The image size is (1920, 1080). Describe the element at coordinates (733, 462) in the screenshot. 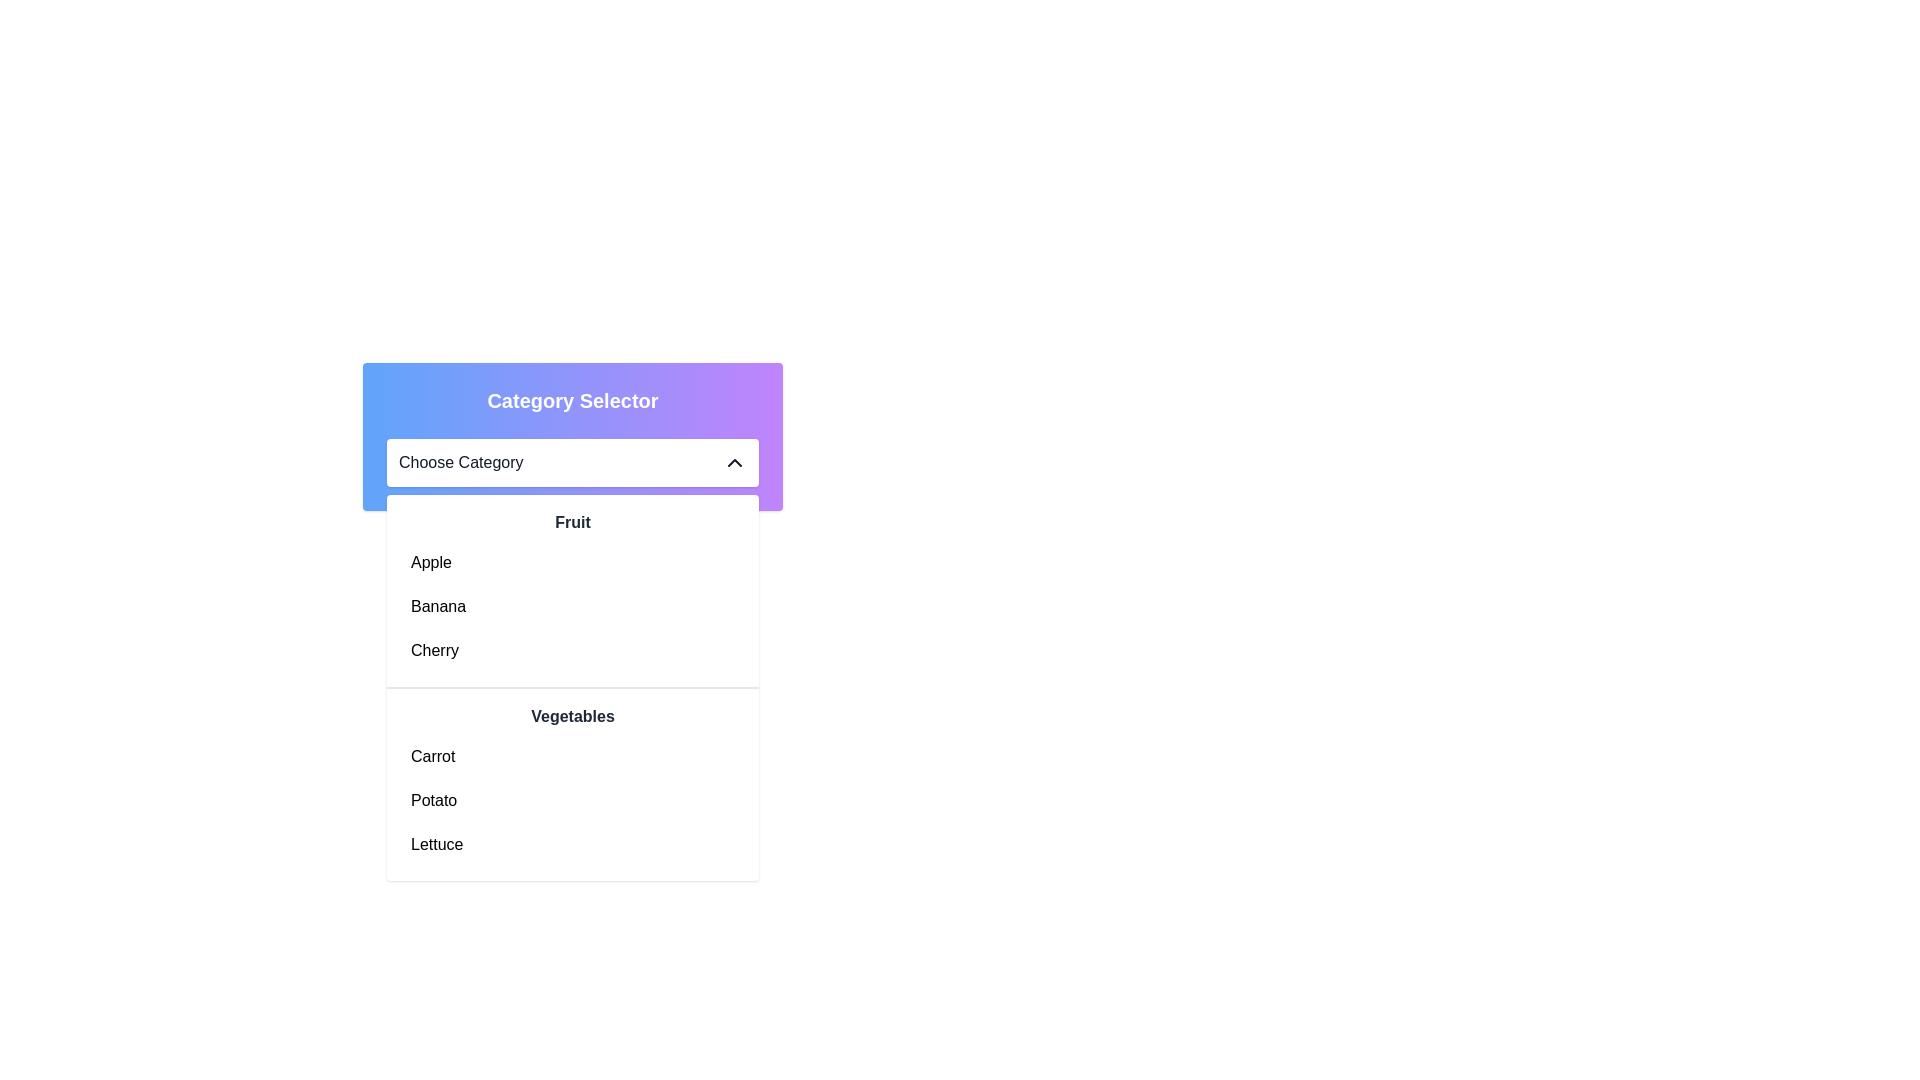

I see `the collapse icon located in the header section of the 'Choose Category' dropdown menu` at that location.